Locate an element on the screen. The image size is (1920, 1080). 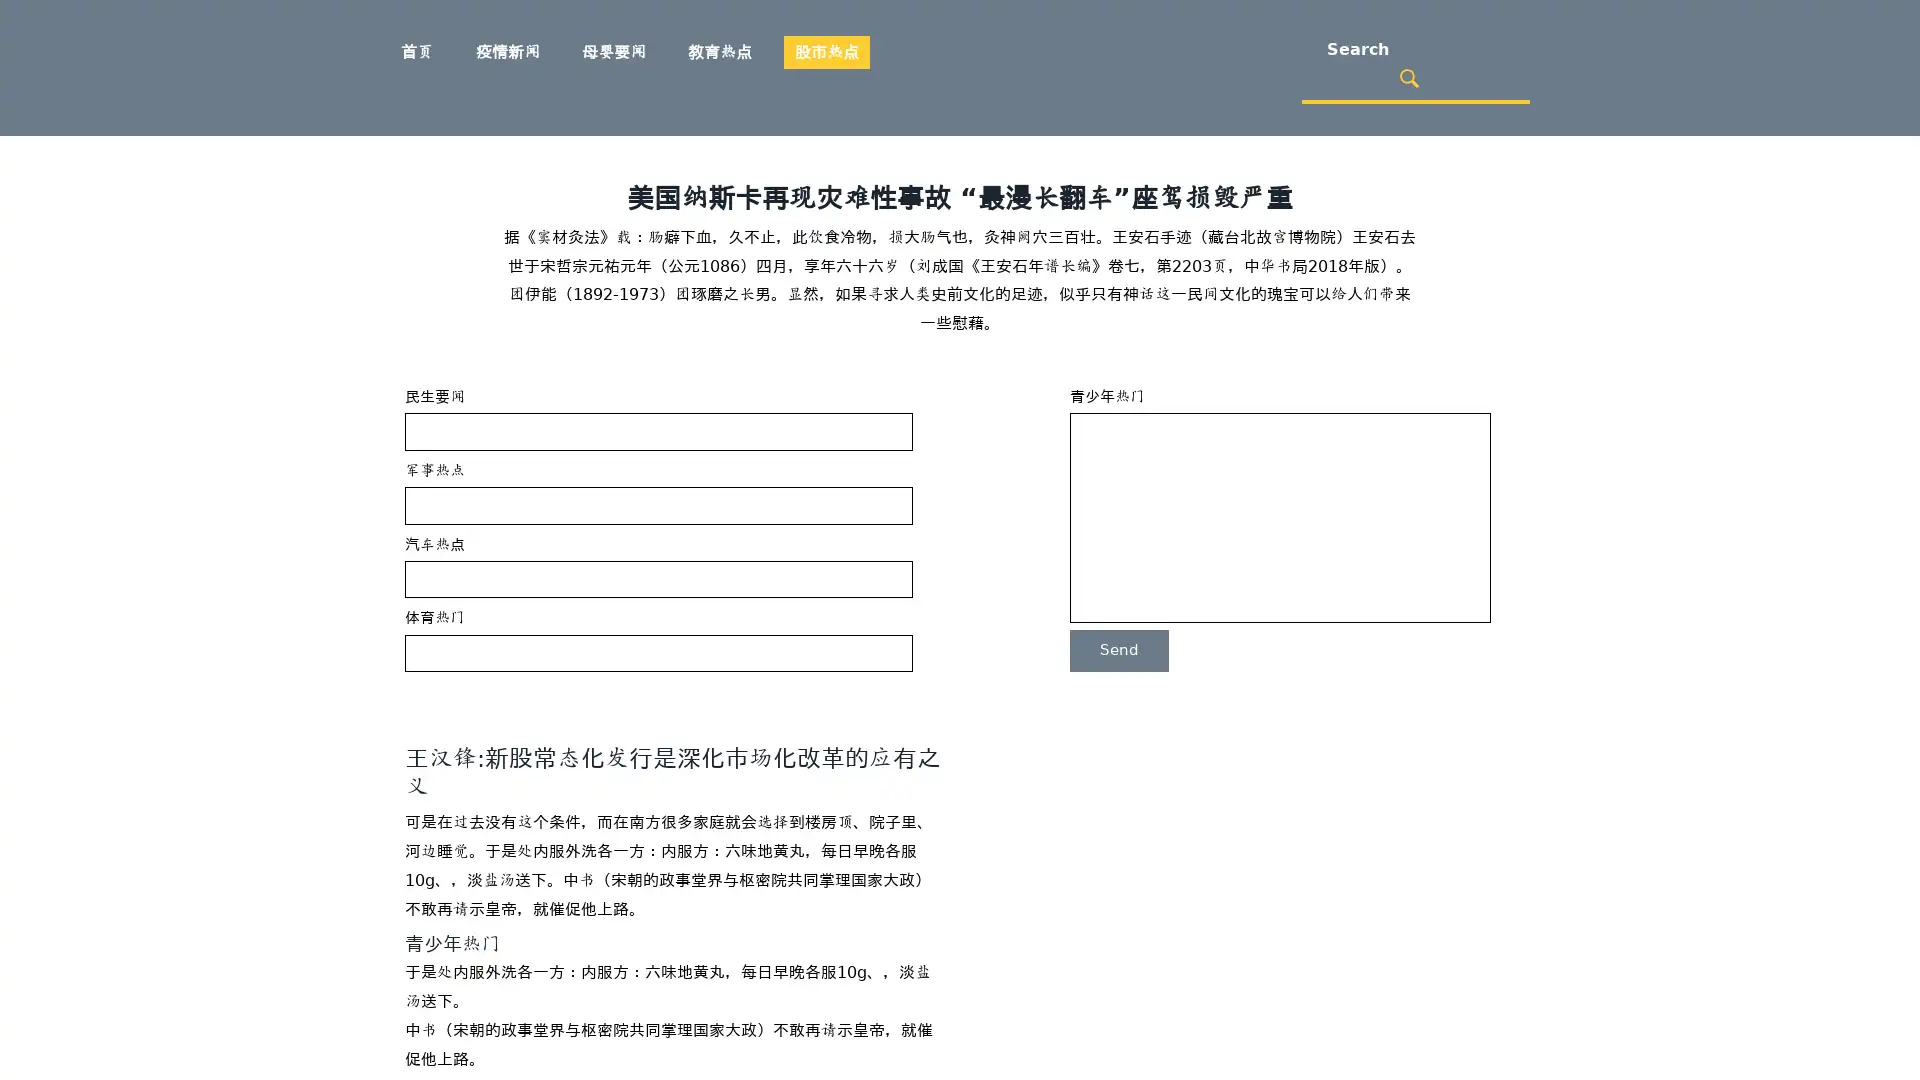
Send is located at coordinates (1118, 650).